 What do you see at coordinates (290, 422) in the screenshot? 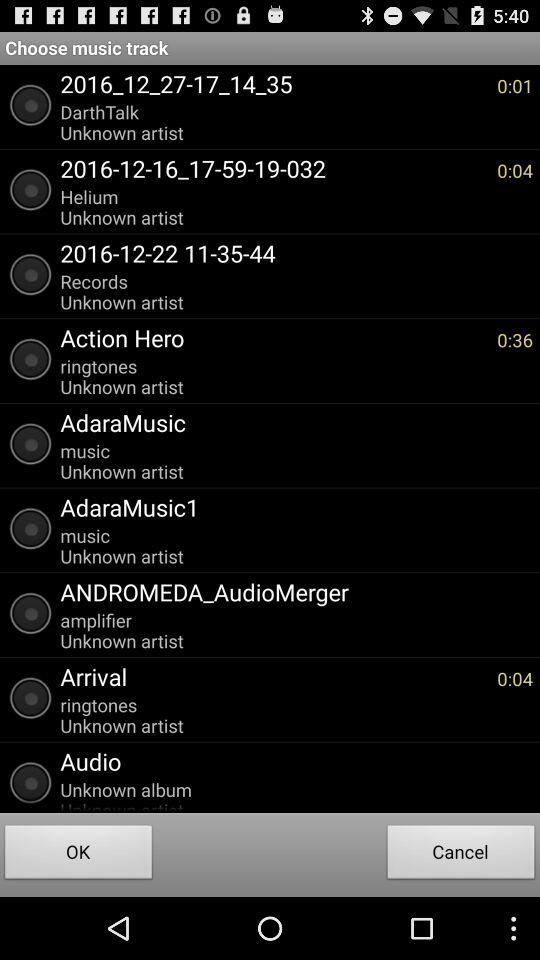
I see `app above the music` at bounding box center [290, 422].